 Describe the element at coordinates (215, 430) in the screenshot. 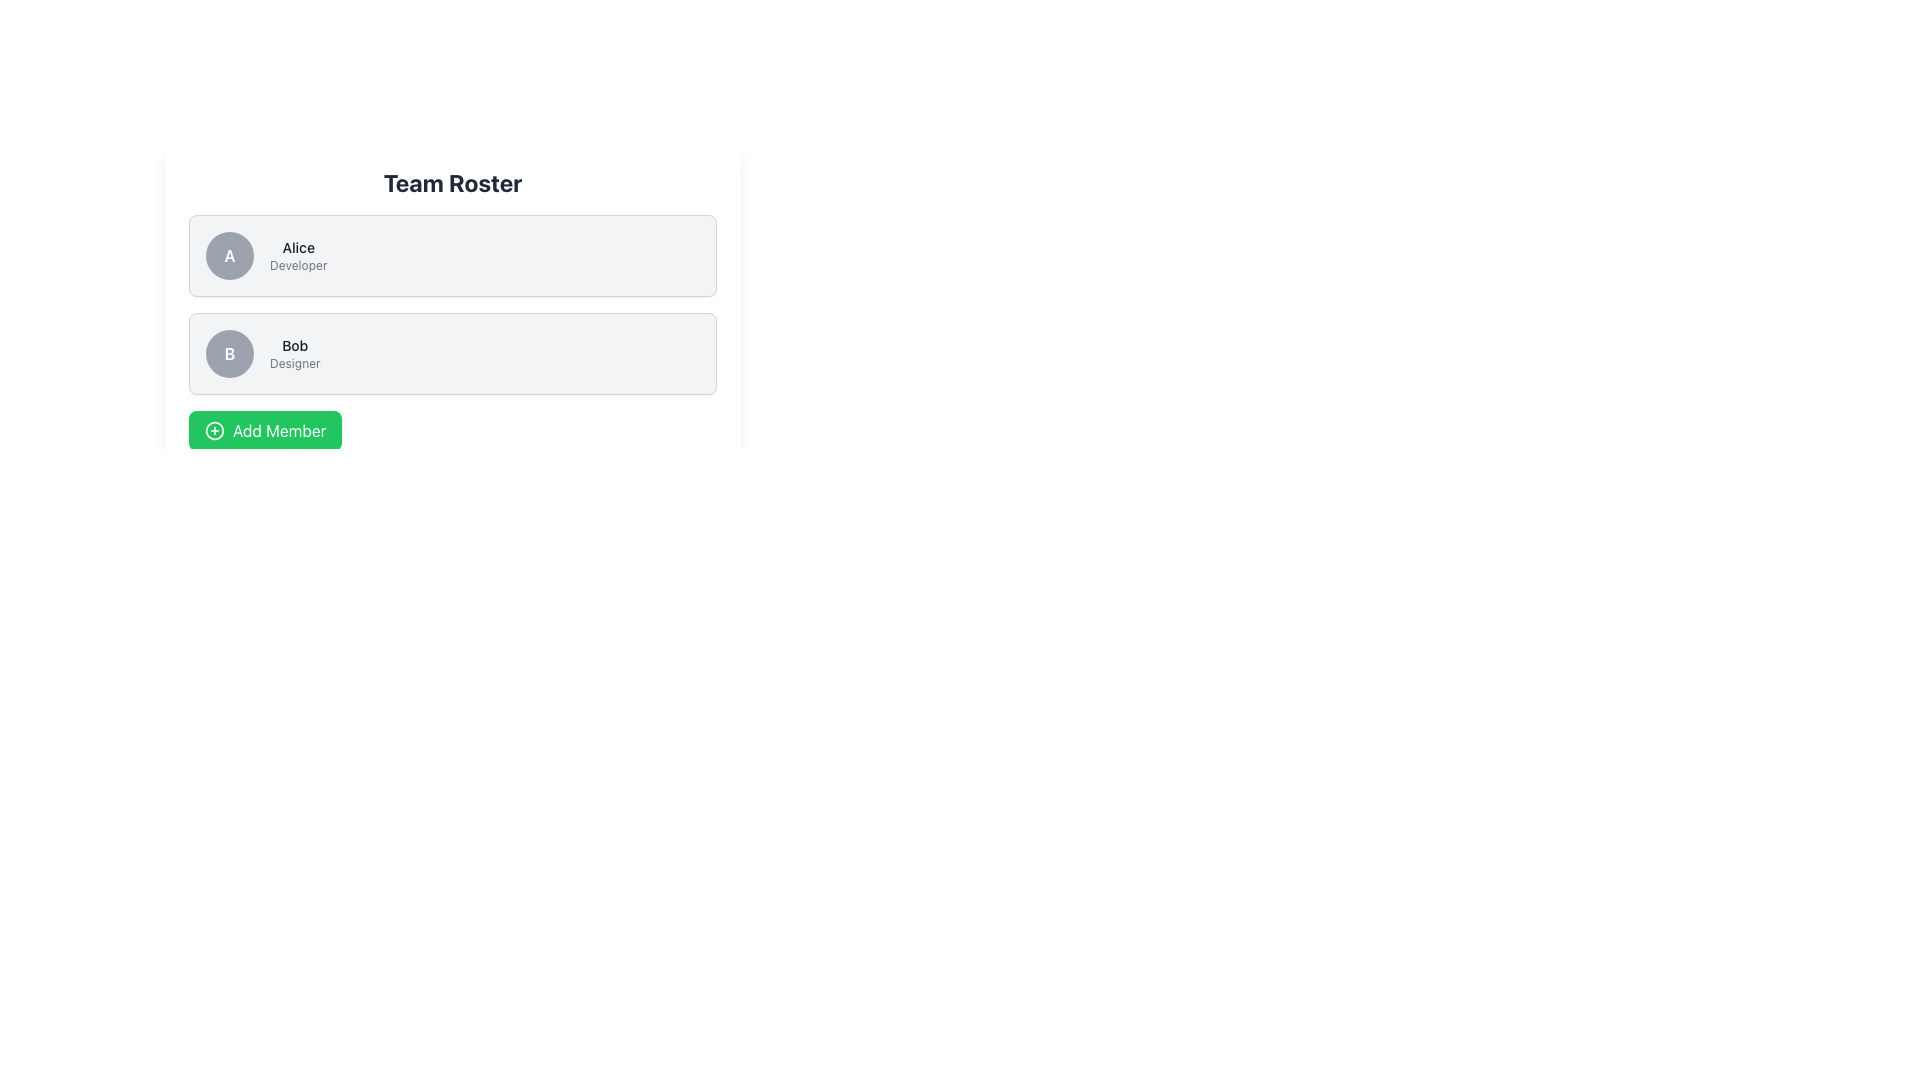

I see `the circular green icon with a plus sign, which is located to the left of the 'Add Member' text button at the bottom of the team member list` at that location.